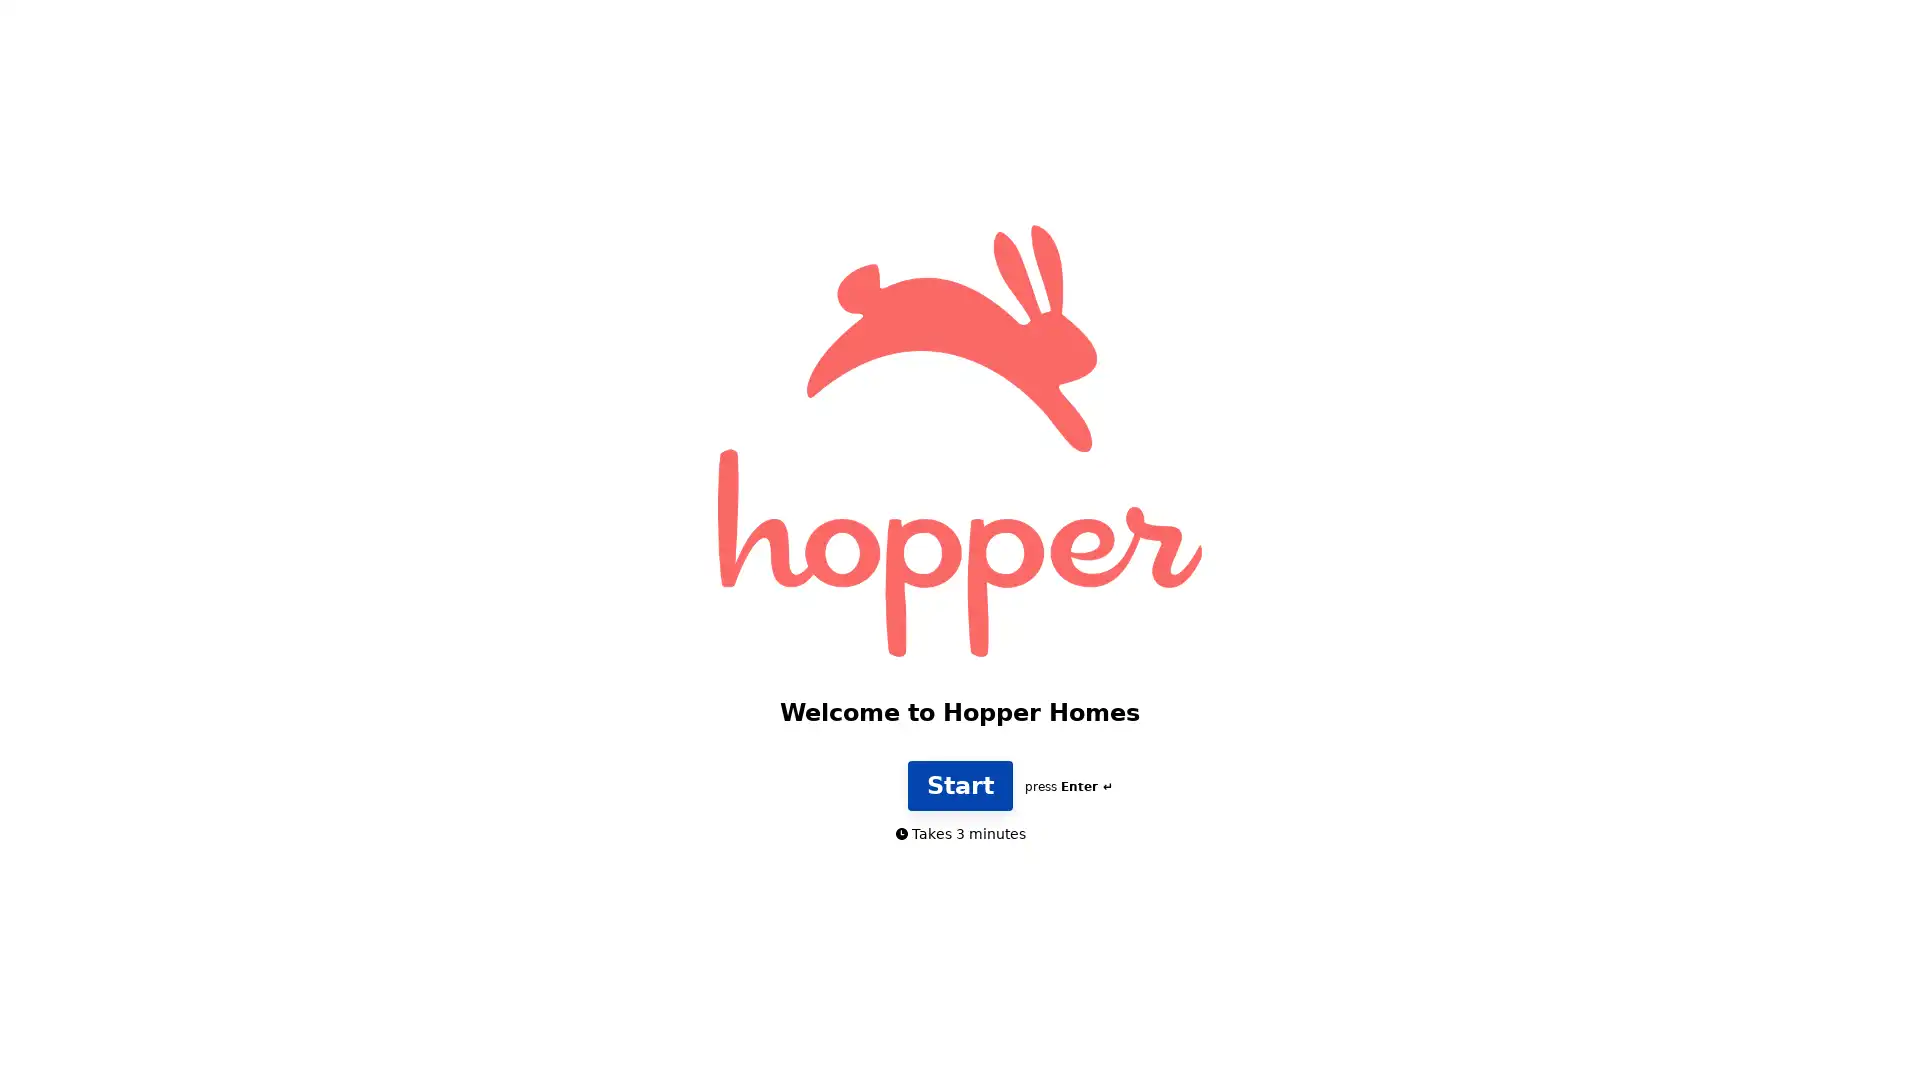  What do you see at coordinates (958, 817) in the screenshot?
I see `Start` at bounding box center [958, 817].